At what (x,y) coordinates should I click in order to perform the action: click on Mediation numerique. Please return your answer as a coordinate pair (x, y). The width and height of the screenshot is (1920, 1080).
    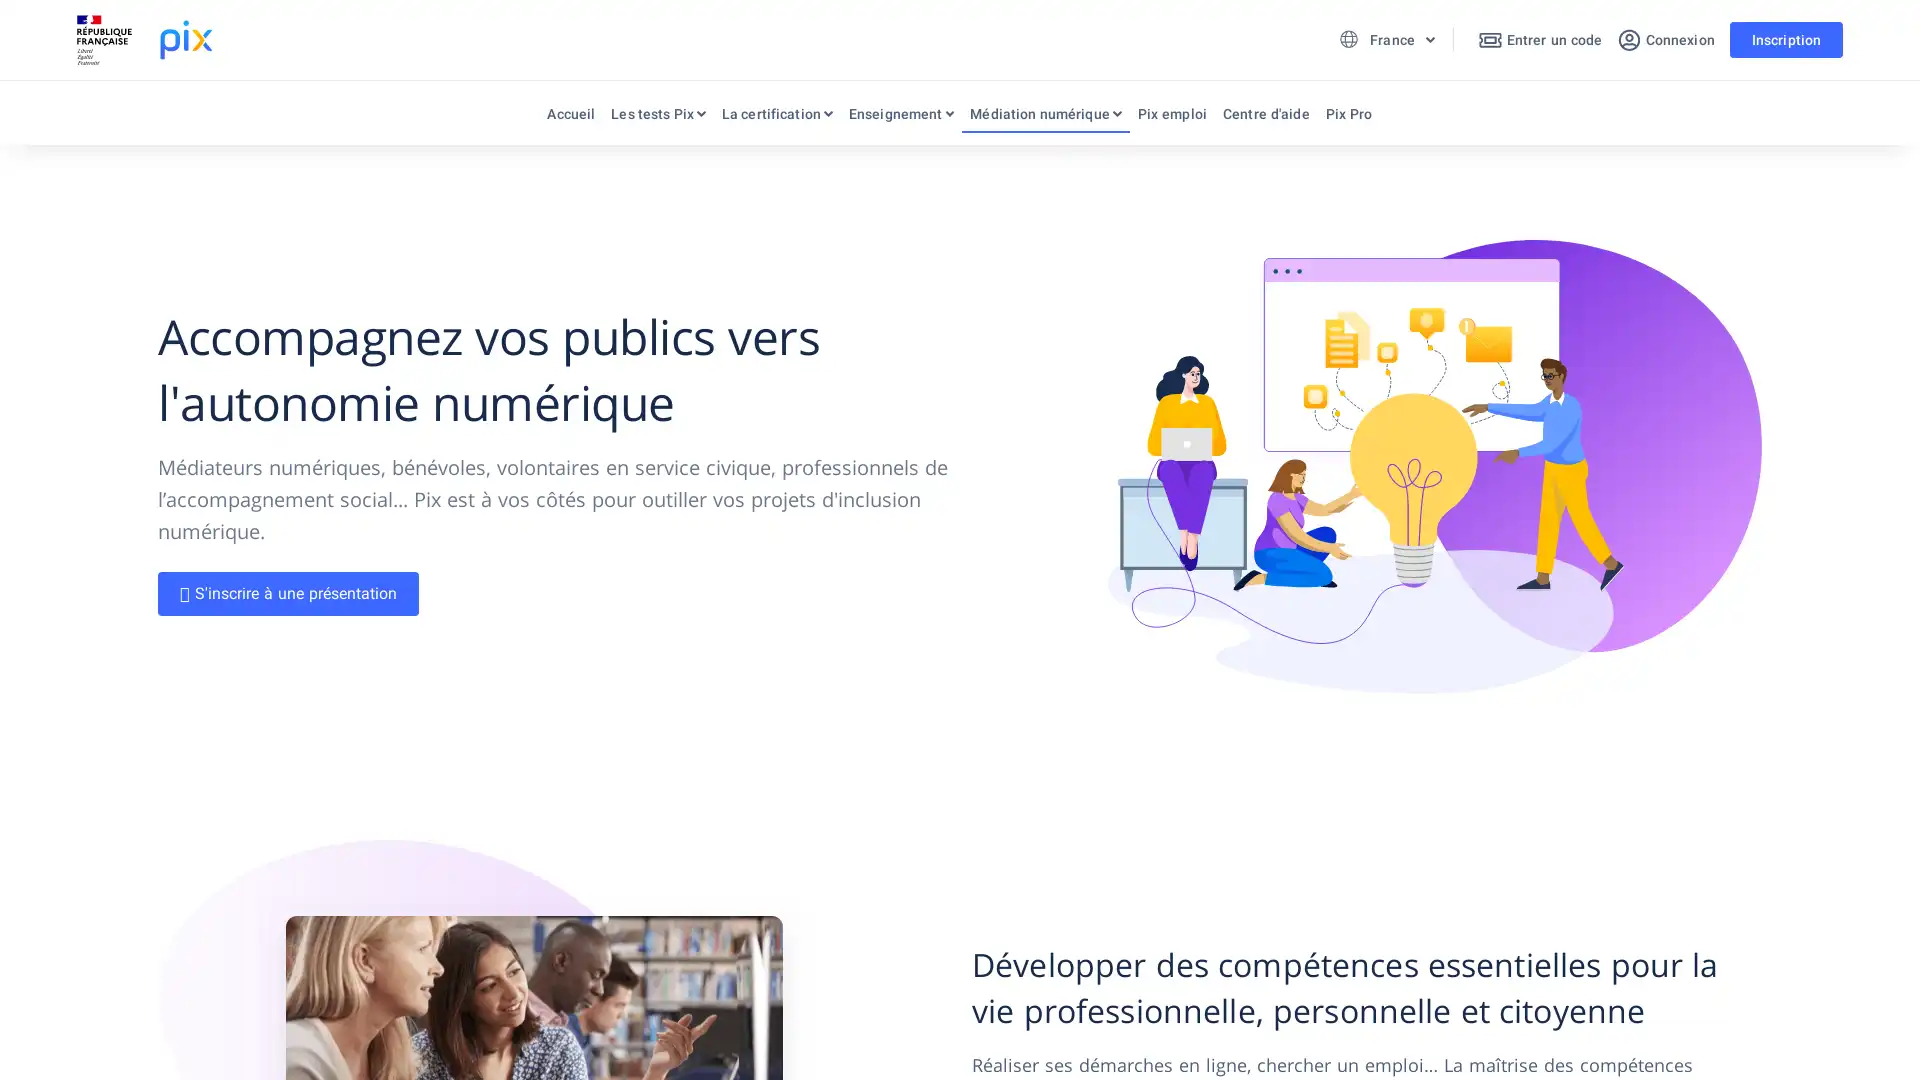
    Looking at the image, I should click on (1044, 118).